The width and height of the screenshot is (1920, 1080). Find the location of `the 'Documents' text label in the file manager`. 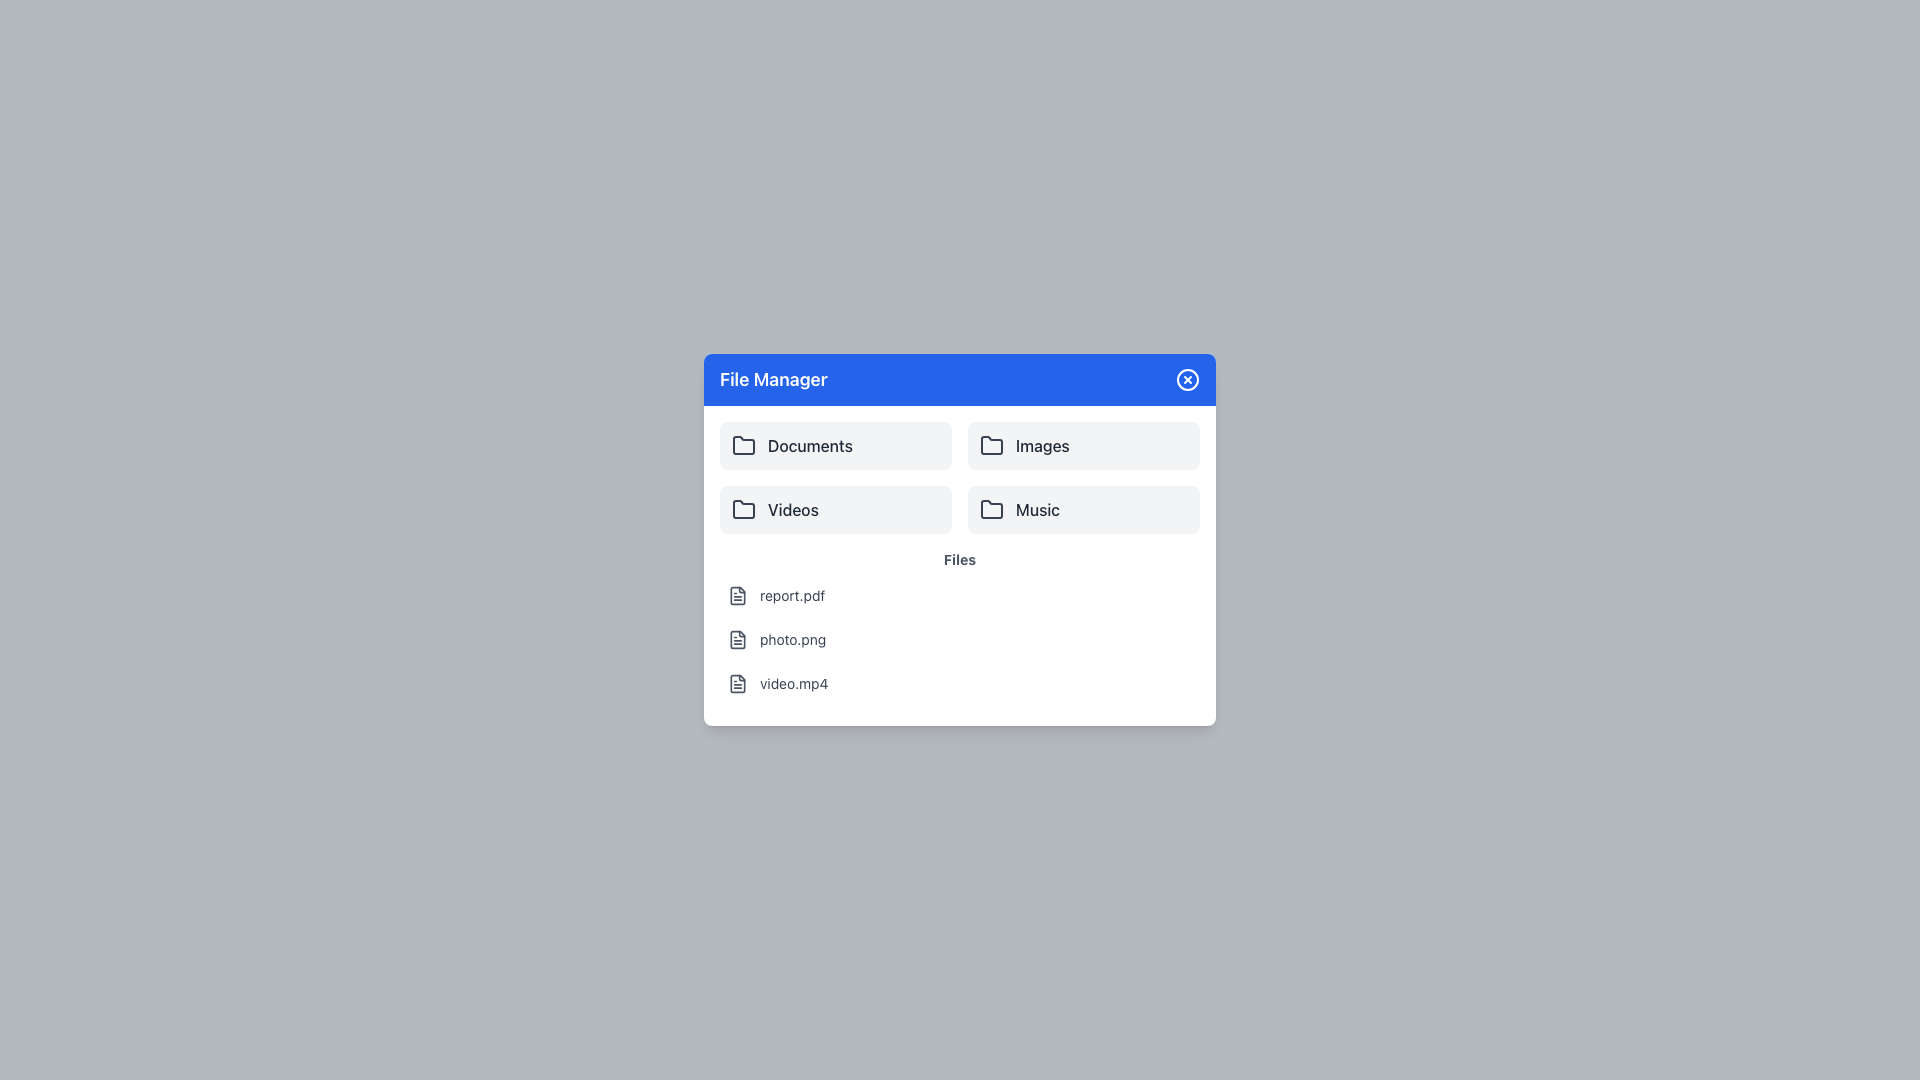

the 'Documents' text label in the file manager is located at coordinates (810, 445).